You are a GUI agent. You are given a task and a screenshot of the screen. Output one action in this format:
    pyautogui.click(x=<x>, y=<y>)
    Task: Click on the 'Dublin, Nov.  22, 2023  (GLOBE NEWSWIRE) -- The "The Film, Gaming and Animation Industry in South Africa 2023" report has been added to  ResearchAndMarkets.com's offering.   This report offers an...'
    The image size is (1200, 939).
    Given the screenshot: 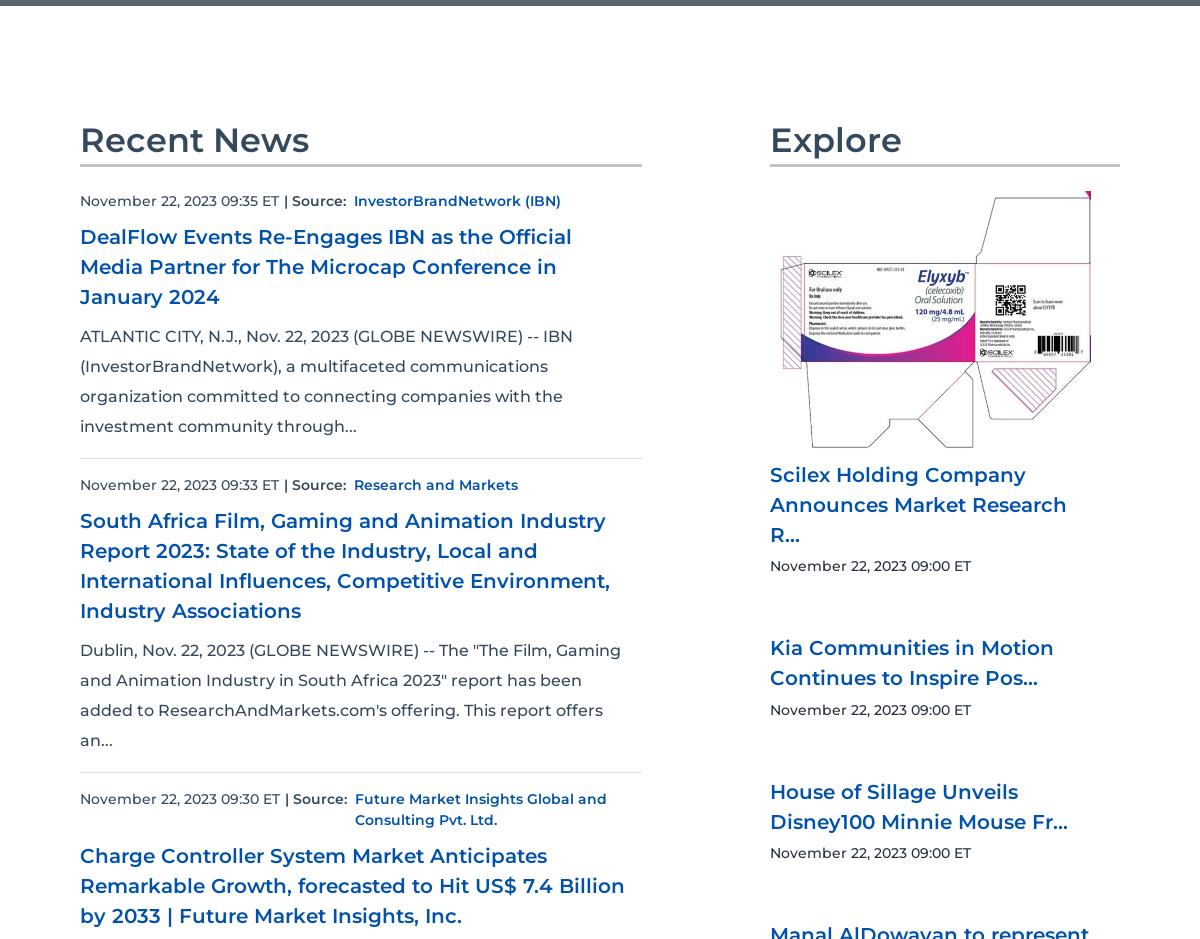 What is the action you would take?
    pyautogui.click(x=350, y=693)
    